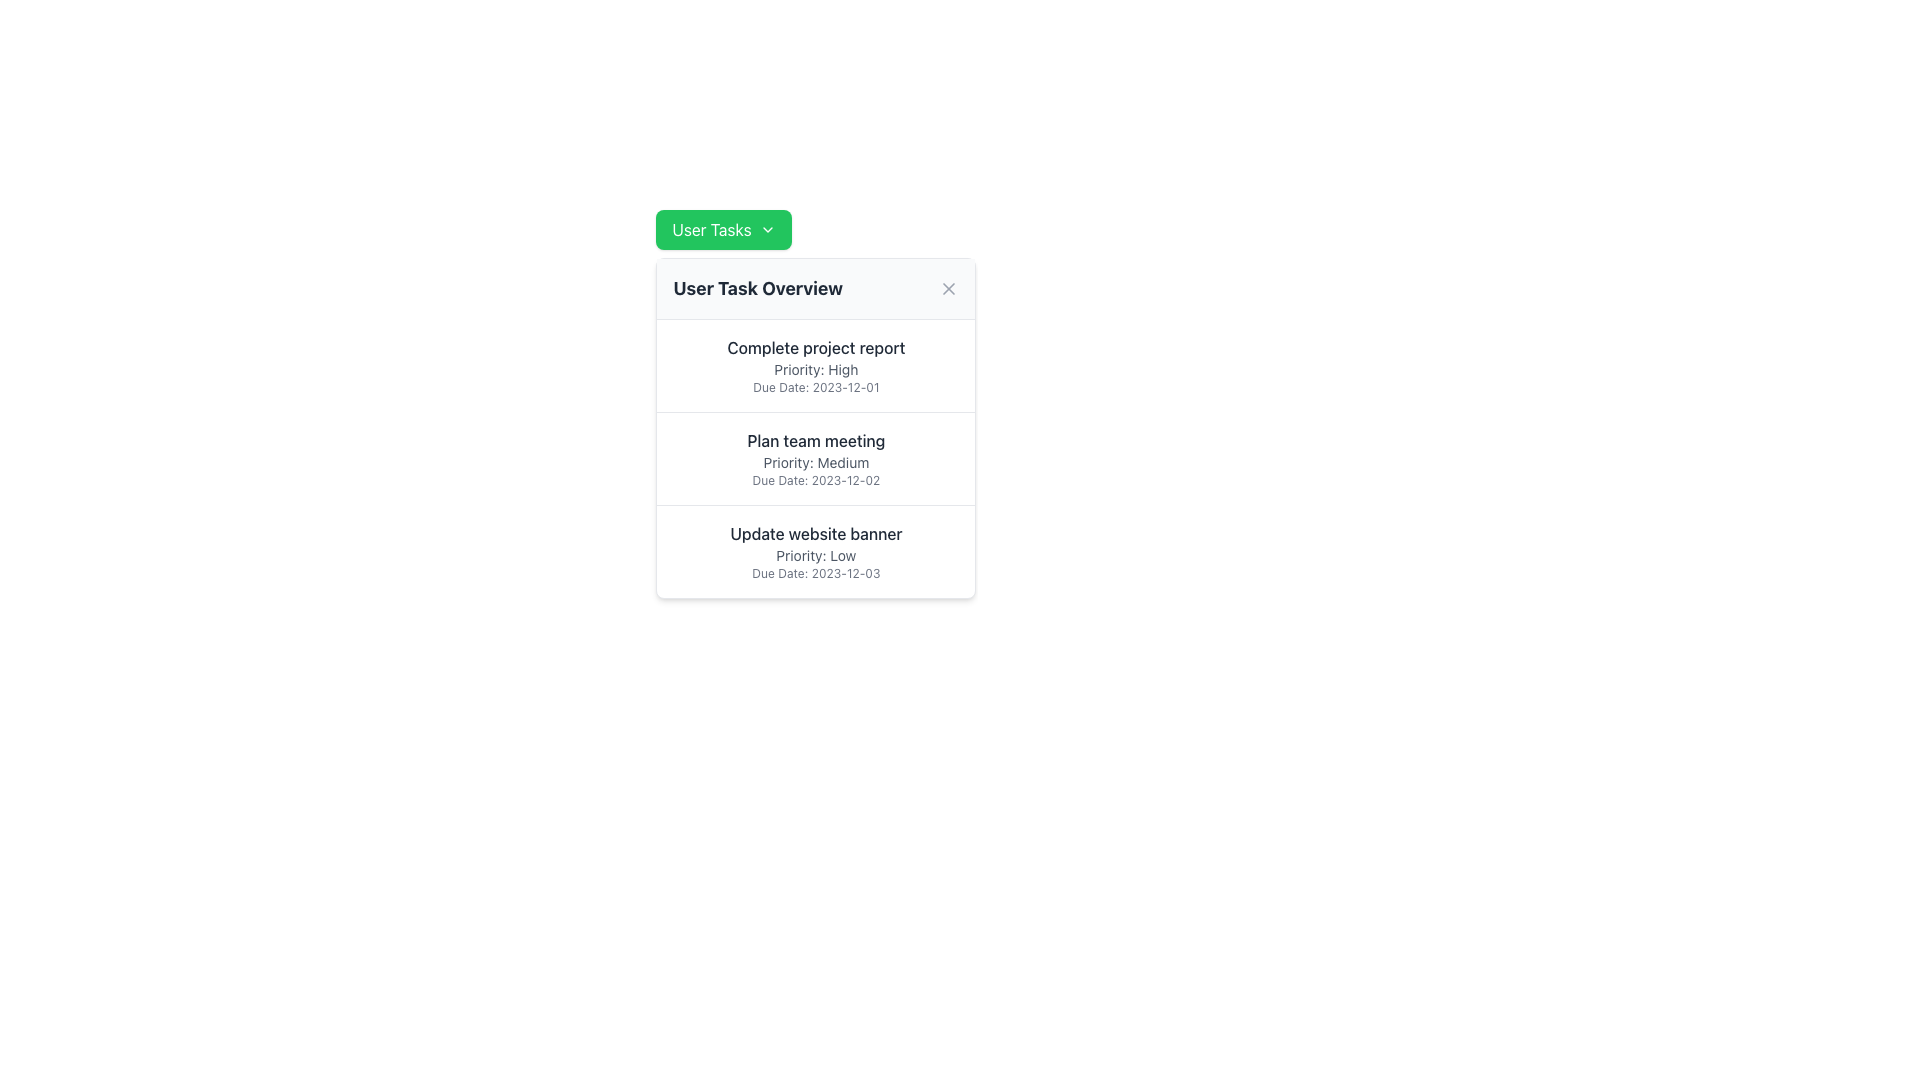 This screenshot has width=1920, height=1080. I want to click on due date information displayed in the text label 'Due Date: 2023-12-02', which is located beneath the task title and priority level on the 'Plan team meeting' task card, so click(816, 481).